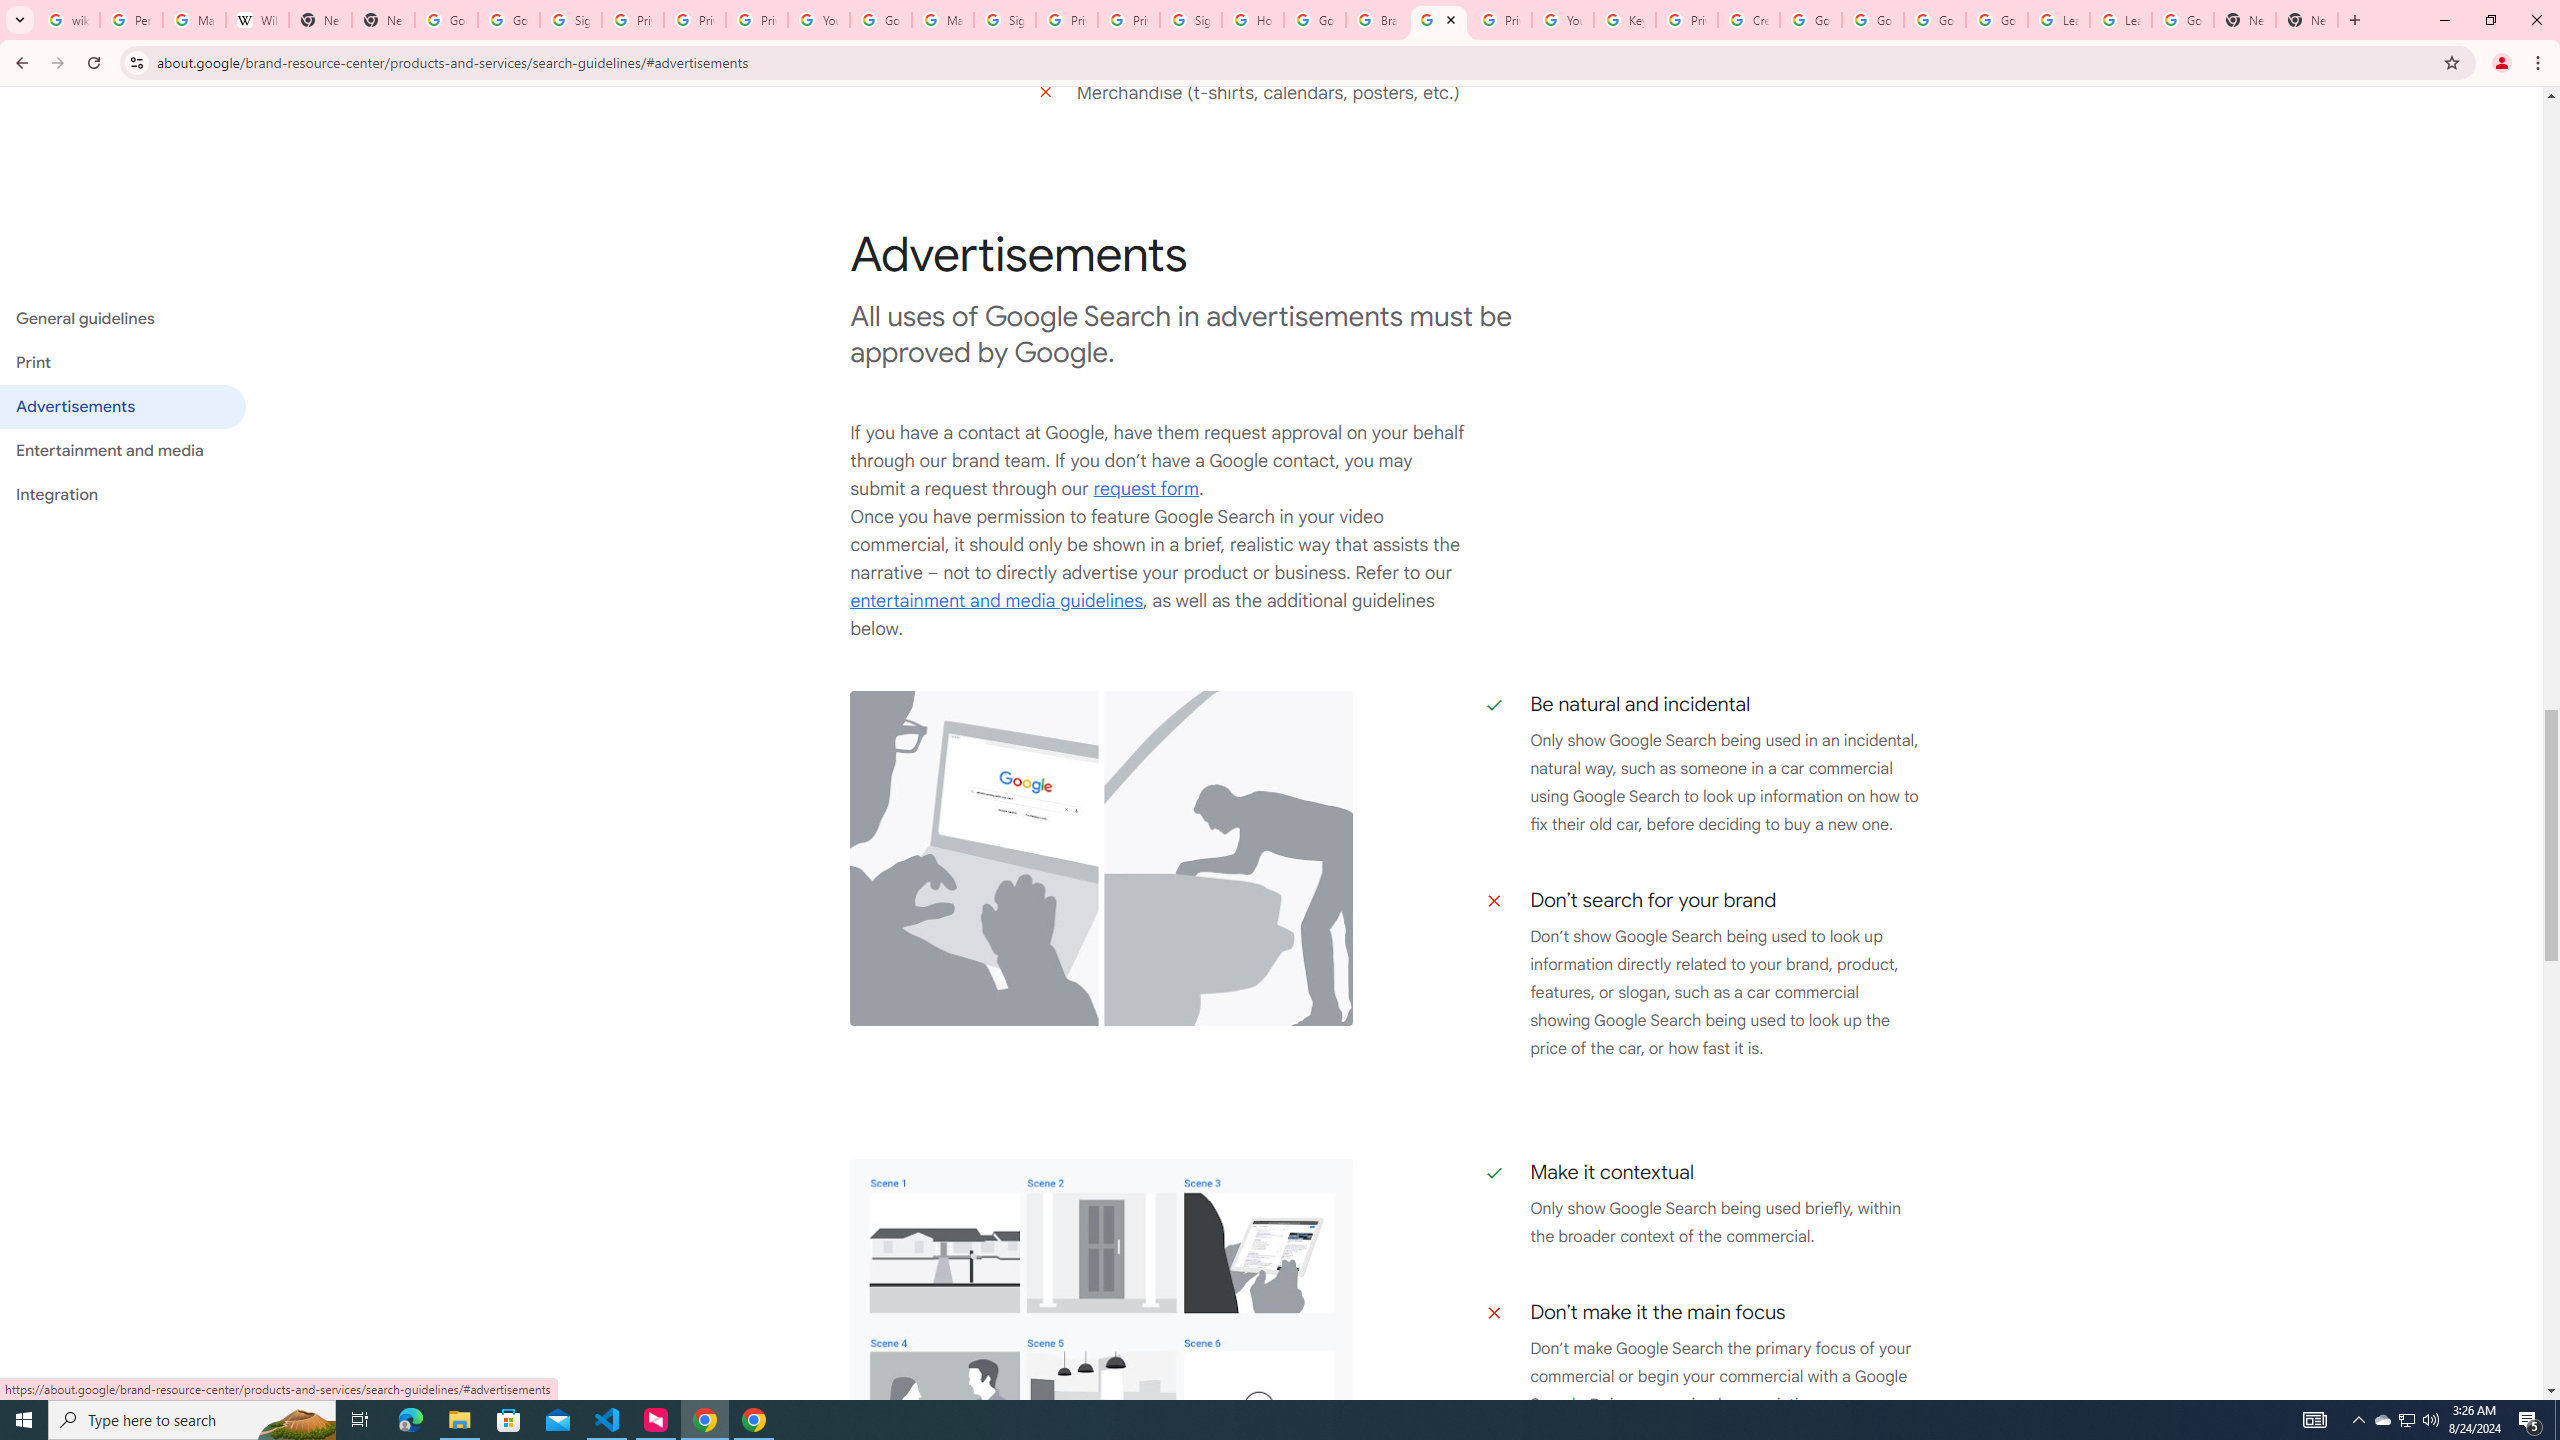 The image size is (2560, 1440). I want to click on 'Advertisements', so click(122, 405).